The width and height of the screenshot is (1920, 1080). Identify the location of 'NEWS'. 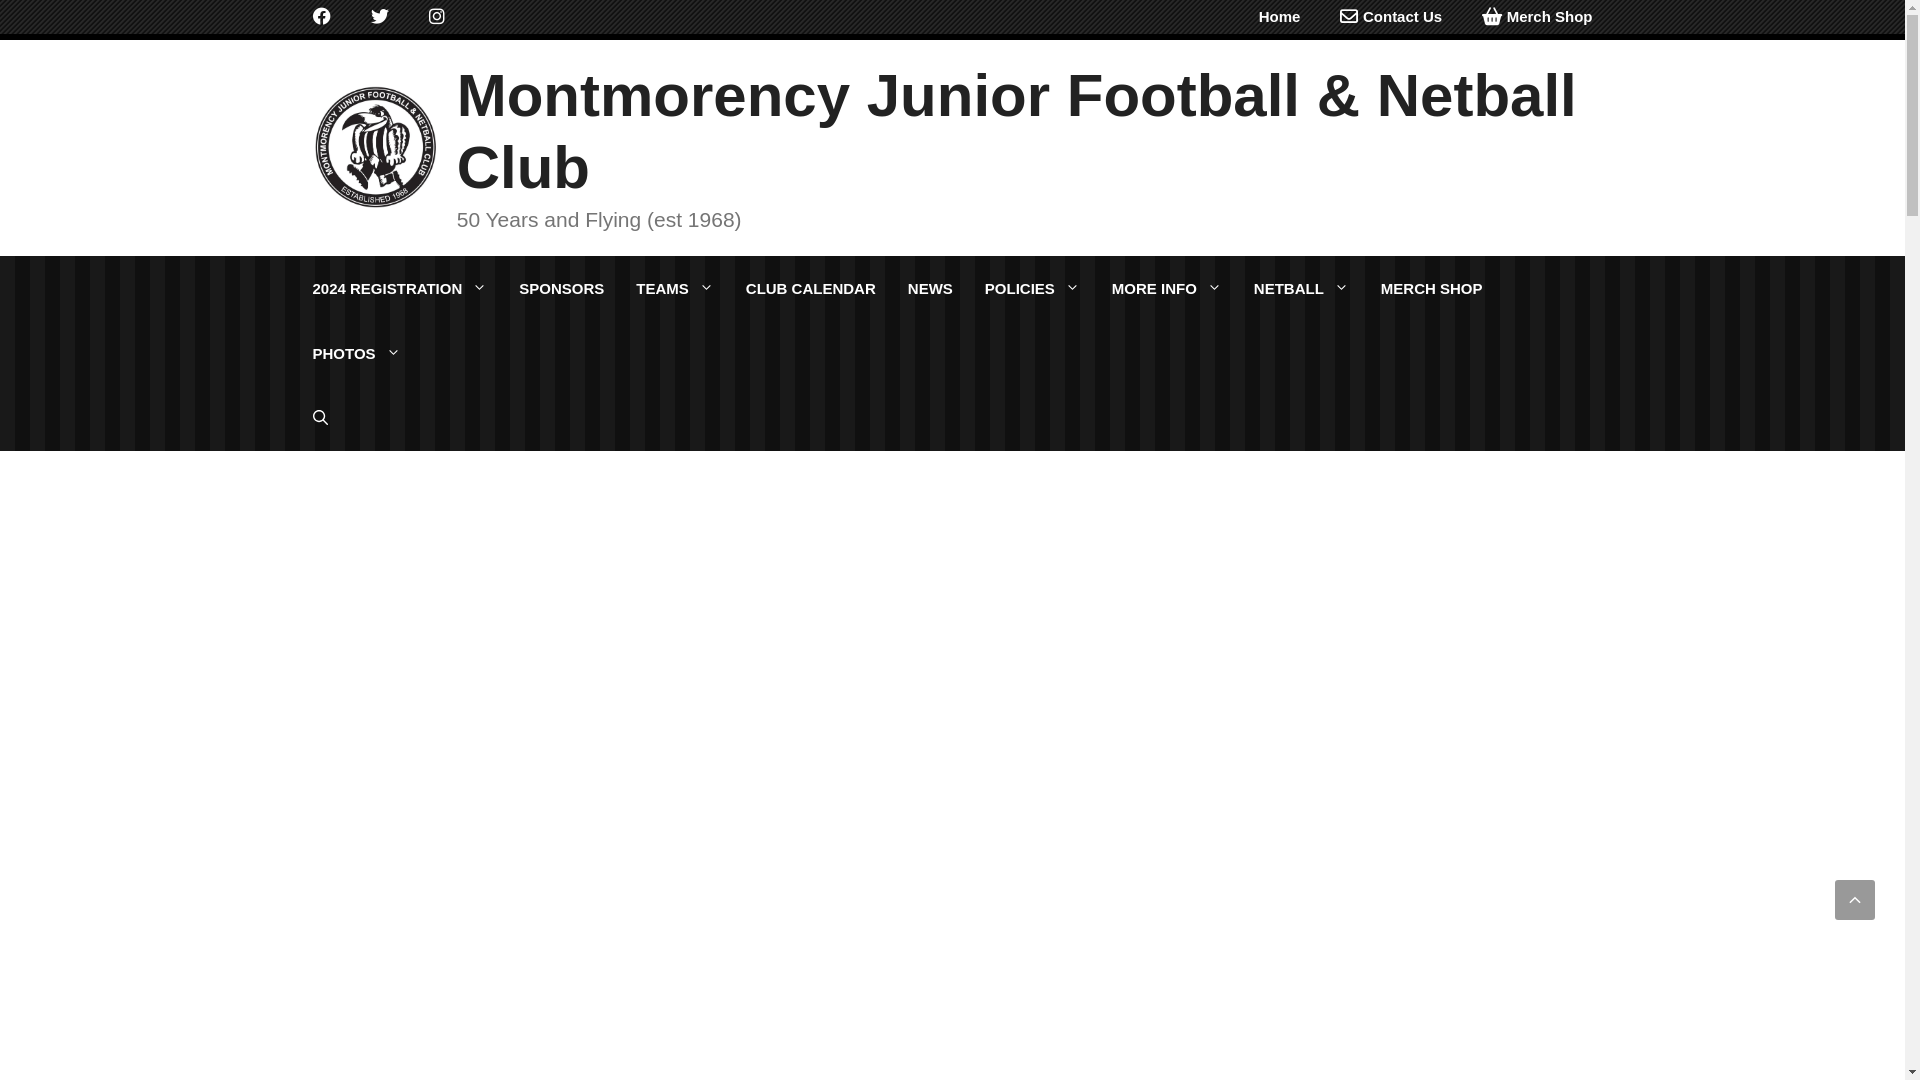
(929, 288).